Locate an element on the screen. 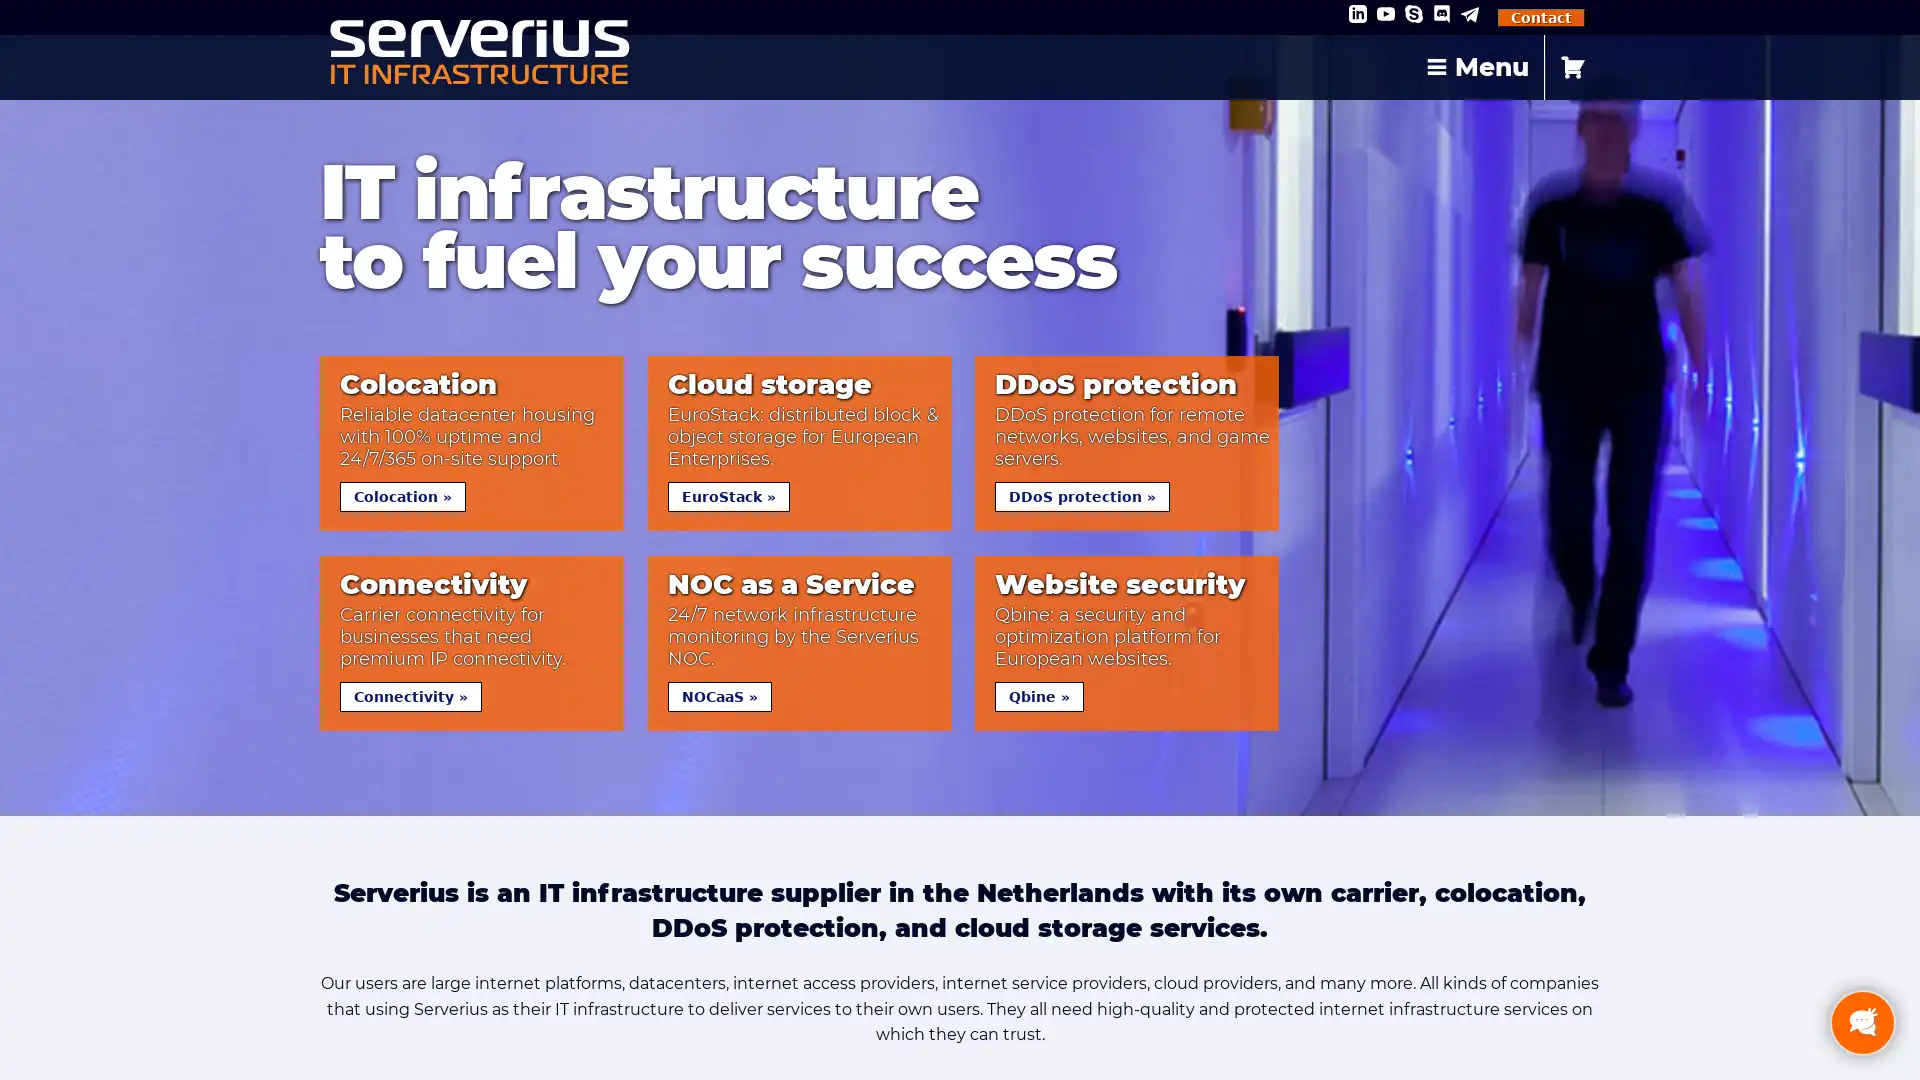 Image resolution: width=1920 pixels, height=1080 pixels. Contact is located at coordinates (1540, 18).